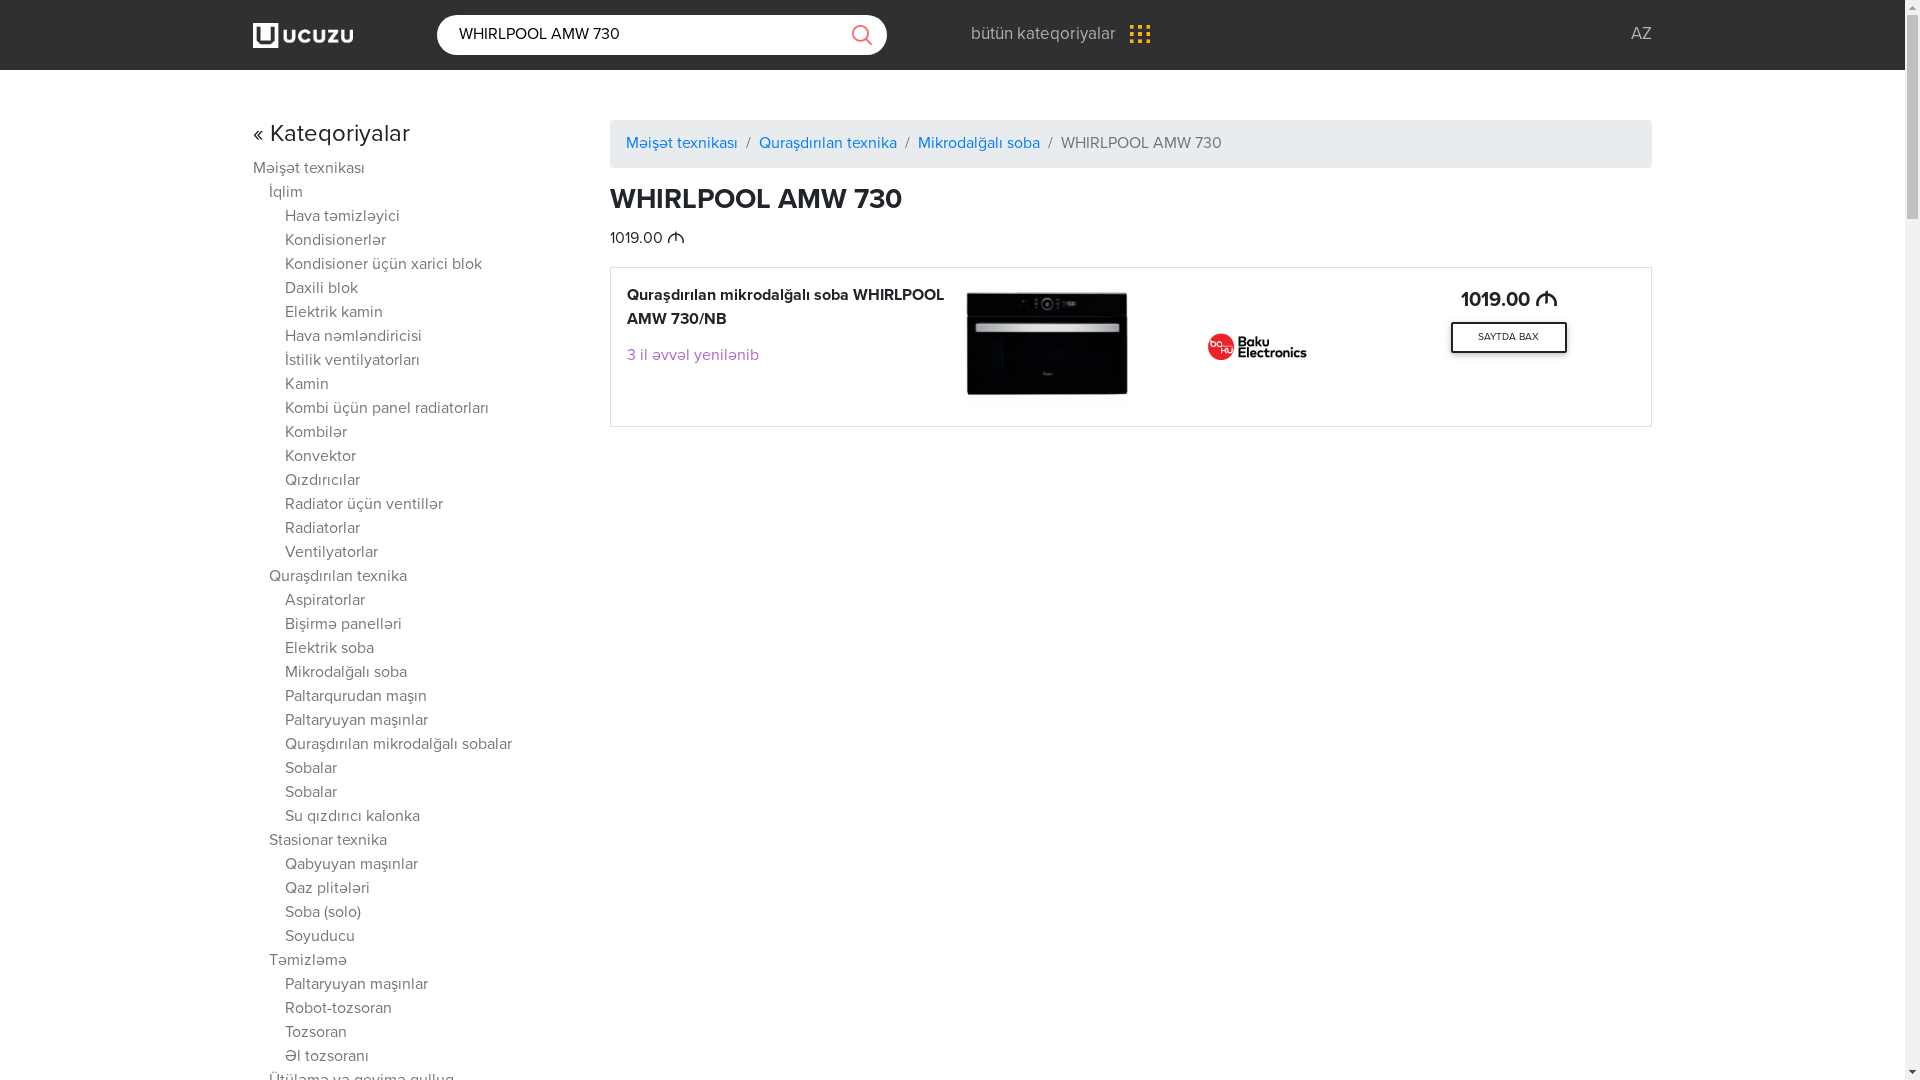  I want to click on 'Elektrik soba', so click(329, 649).